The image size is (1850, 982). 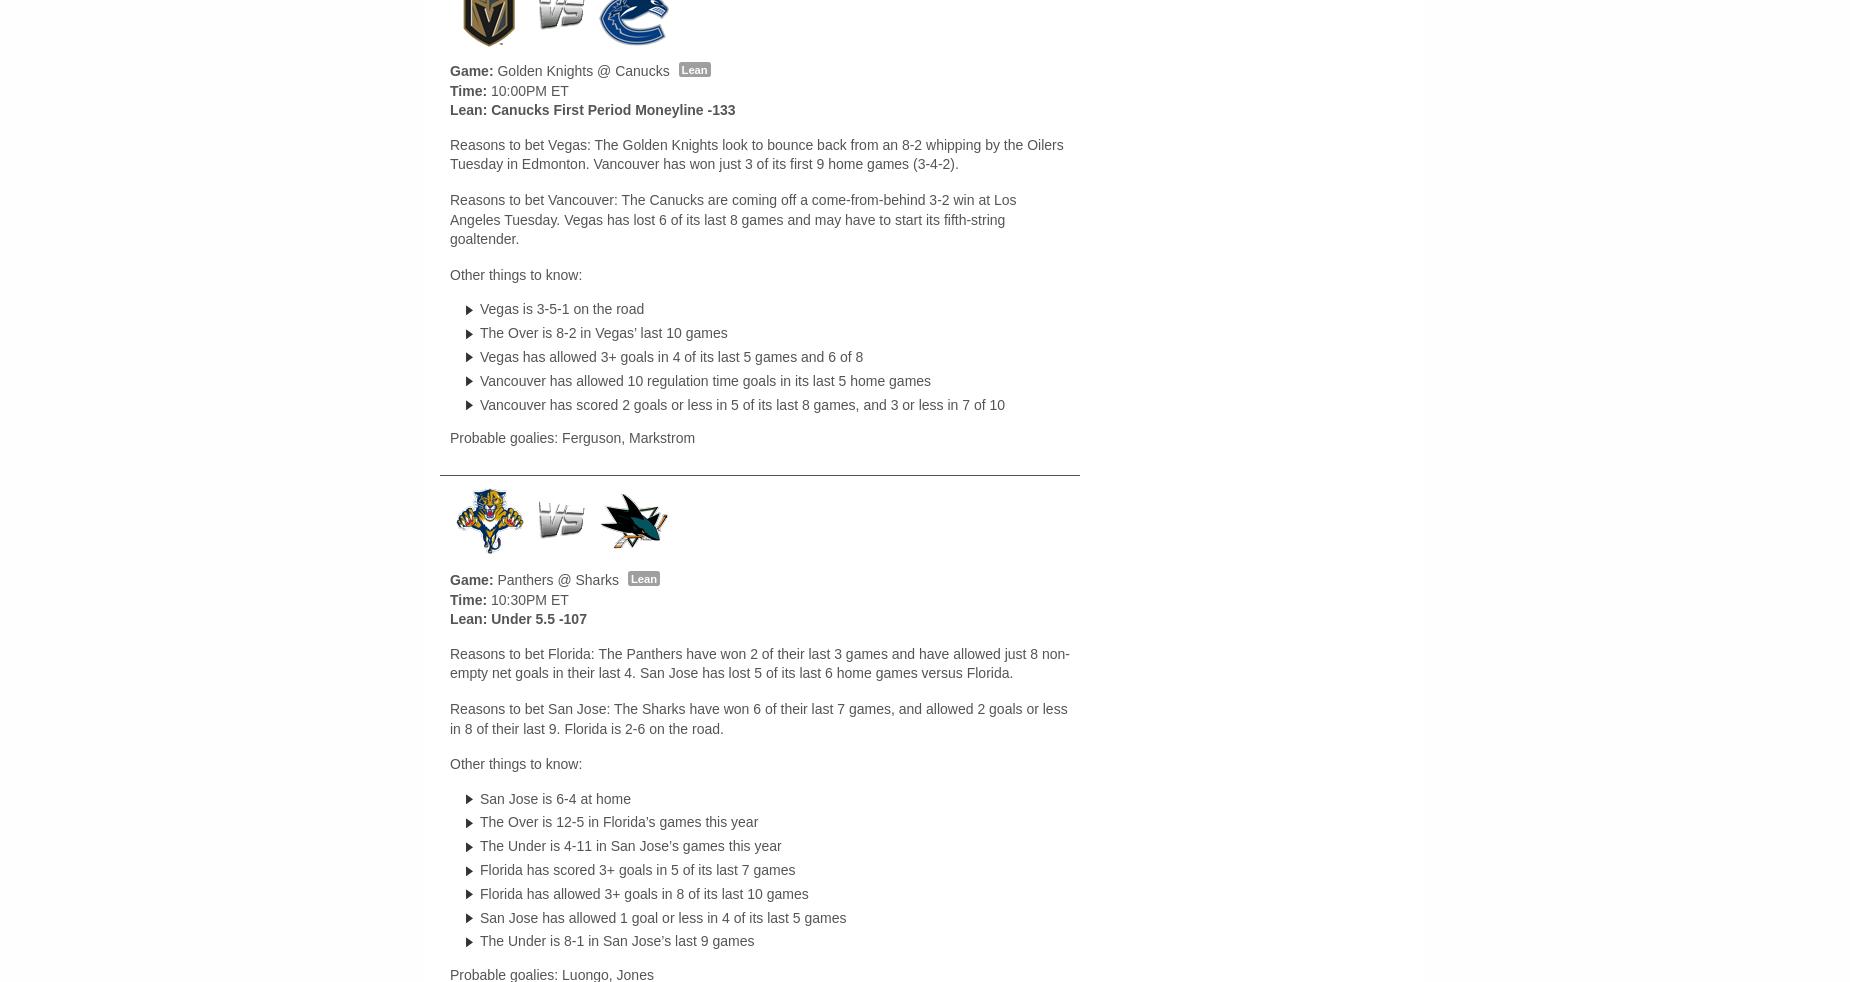 I want to click on 'The Over is 12-5 in Florida’s games this year', so click(x=619, y=822).